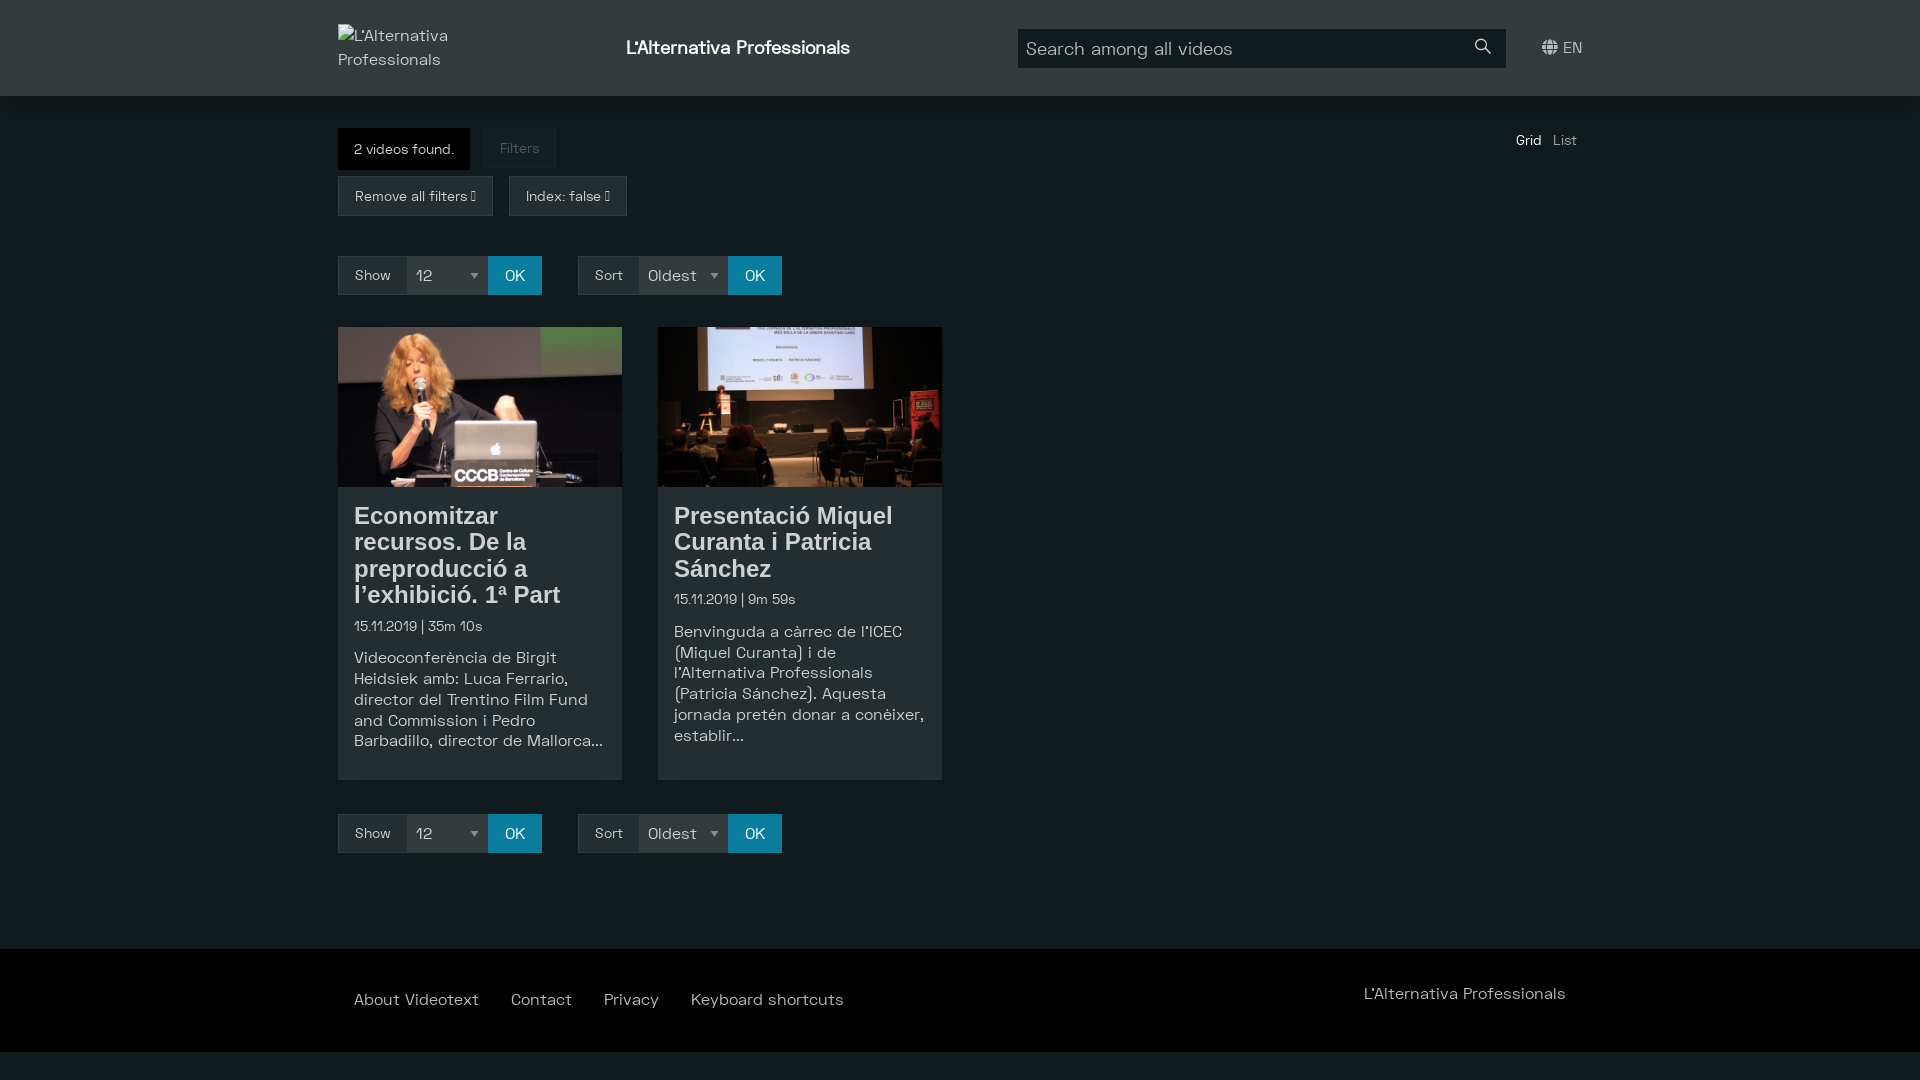 The image size is (1920, 1080). Describe the element at coordinates (587, 999) in the screenshot. I see `'Privacy'` at that location.